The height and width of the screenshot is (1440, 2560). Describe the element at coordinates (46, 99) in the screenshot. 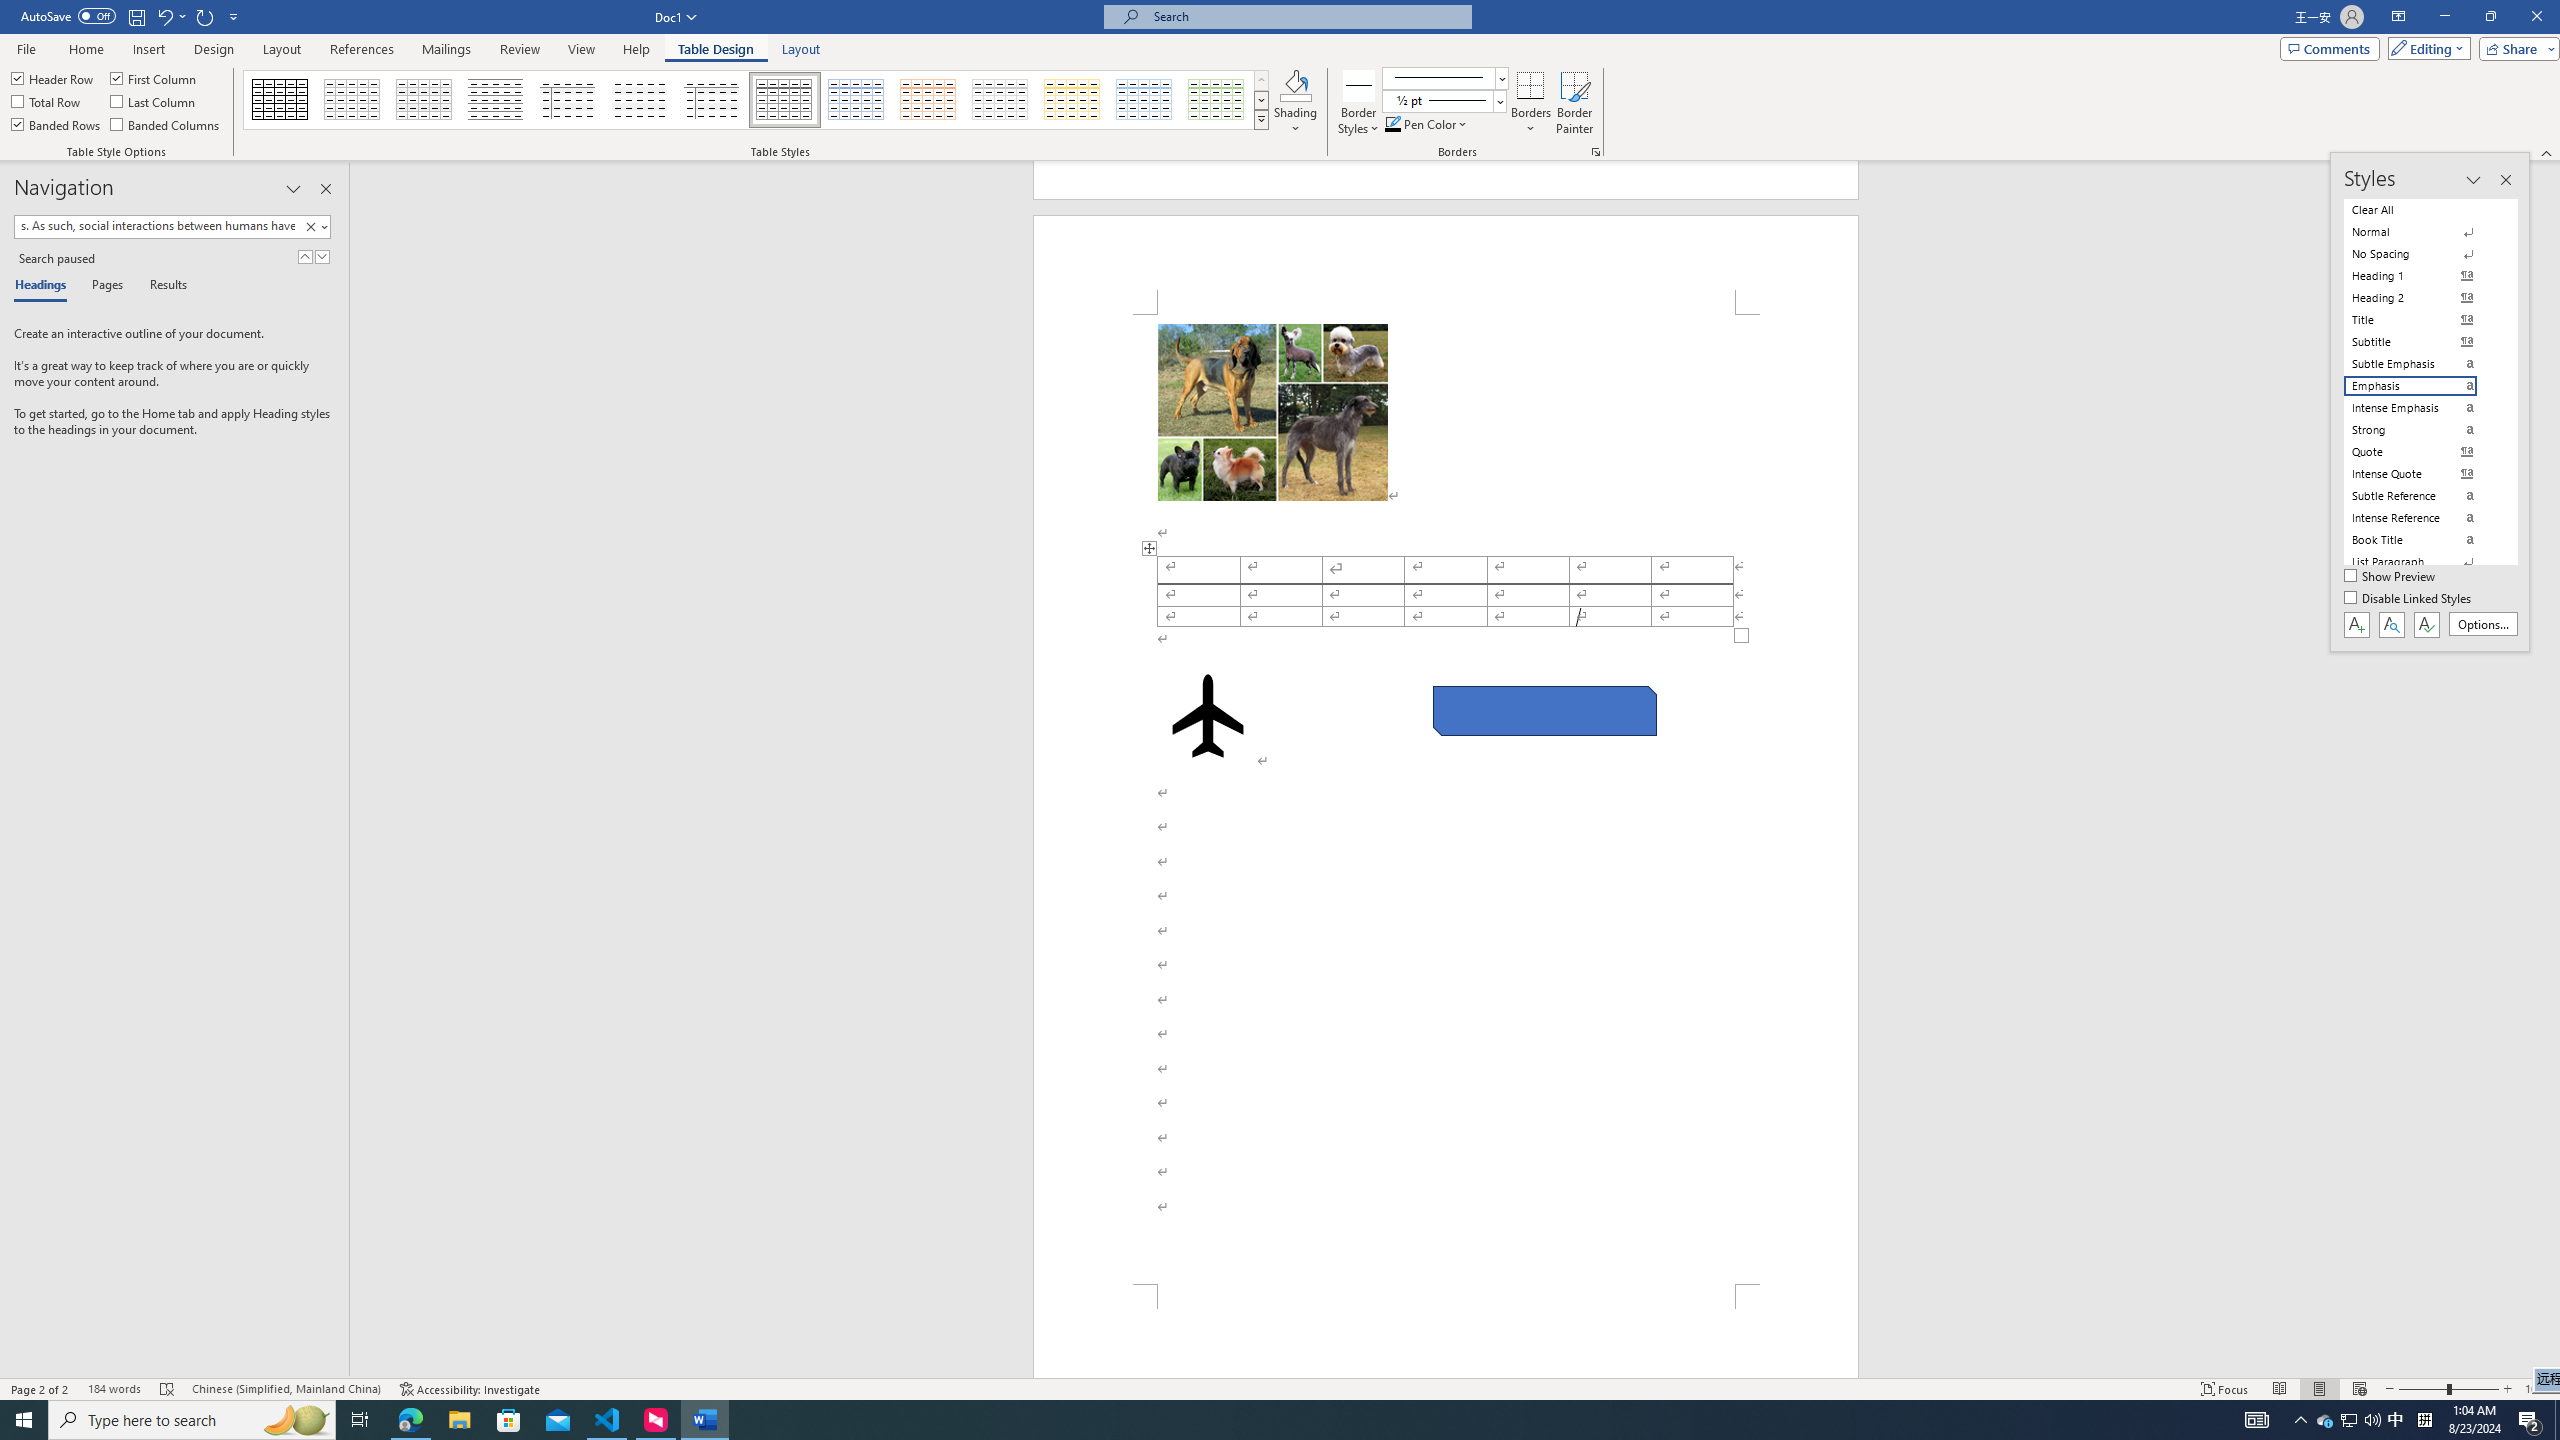

I see `'Total Row'` at that location.